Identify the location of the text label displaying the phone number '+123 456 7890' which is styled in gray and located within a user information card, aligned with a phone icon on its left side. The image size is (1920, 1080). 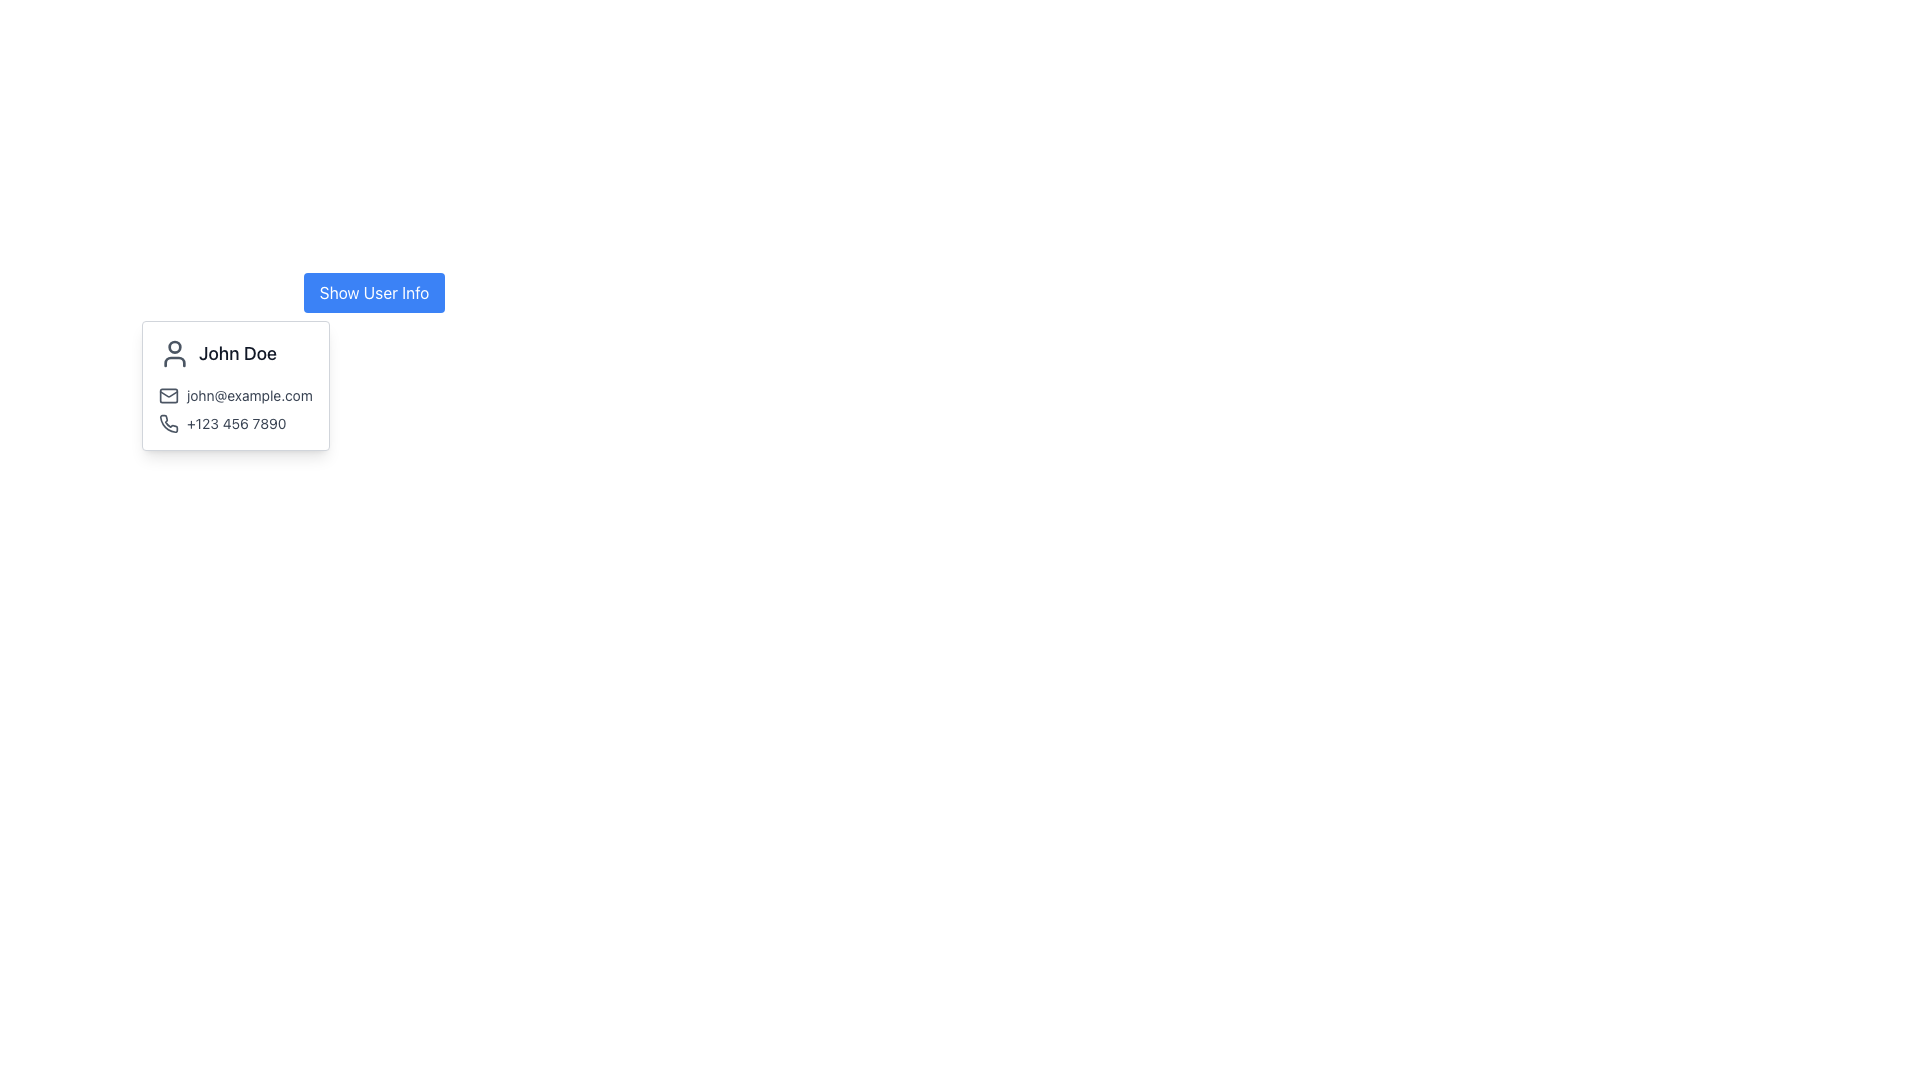
(236, 423).